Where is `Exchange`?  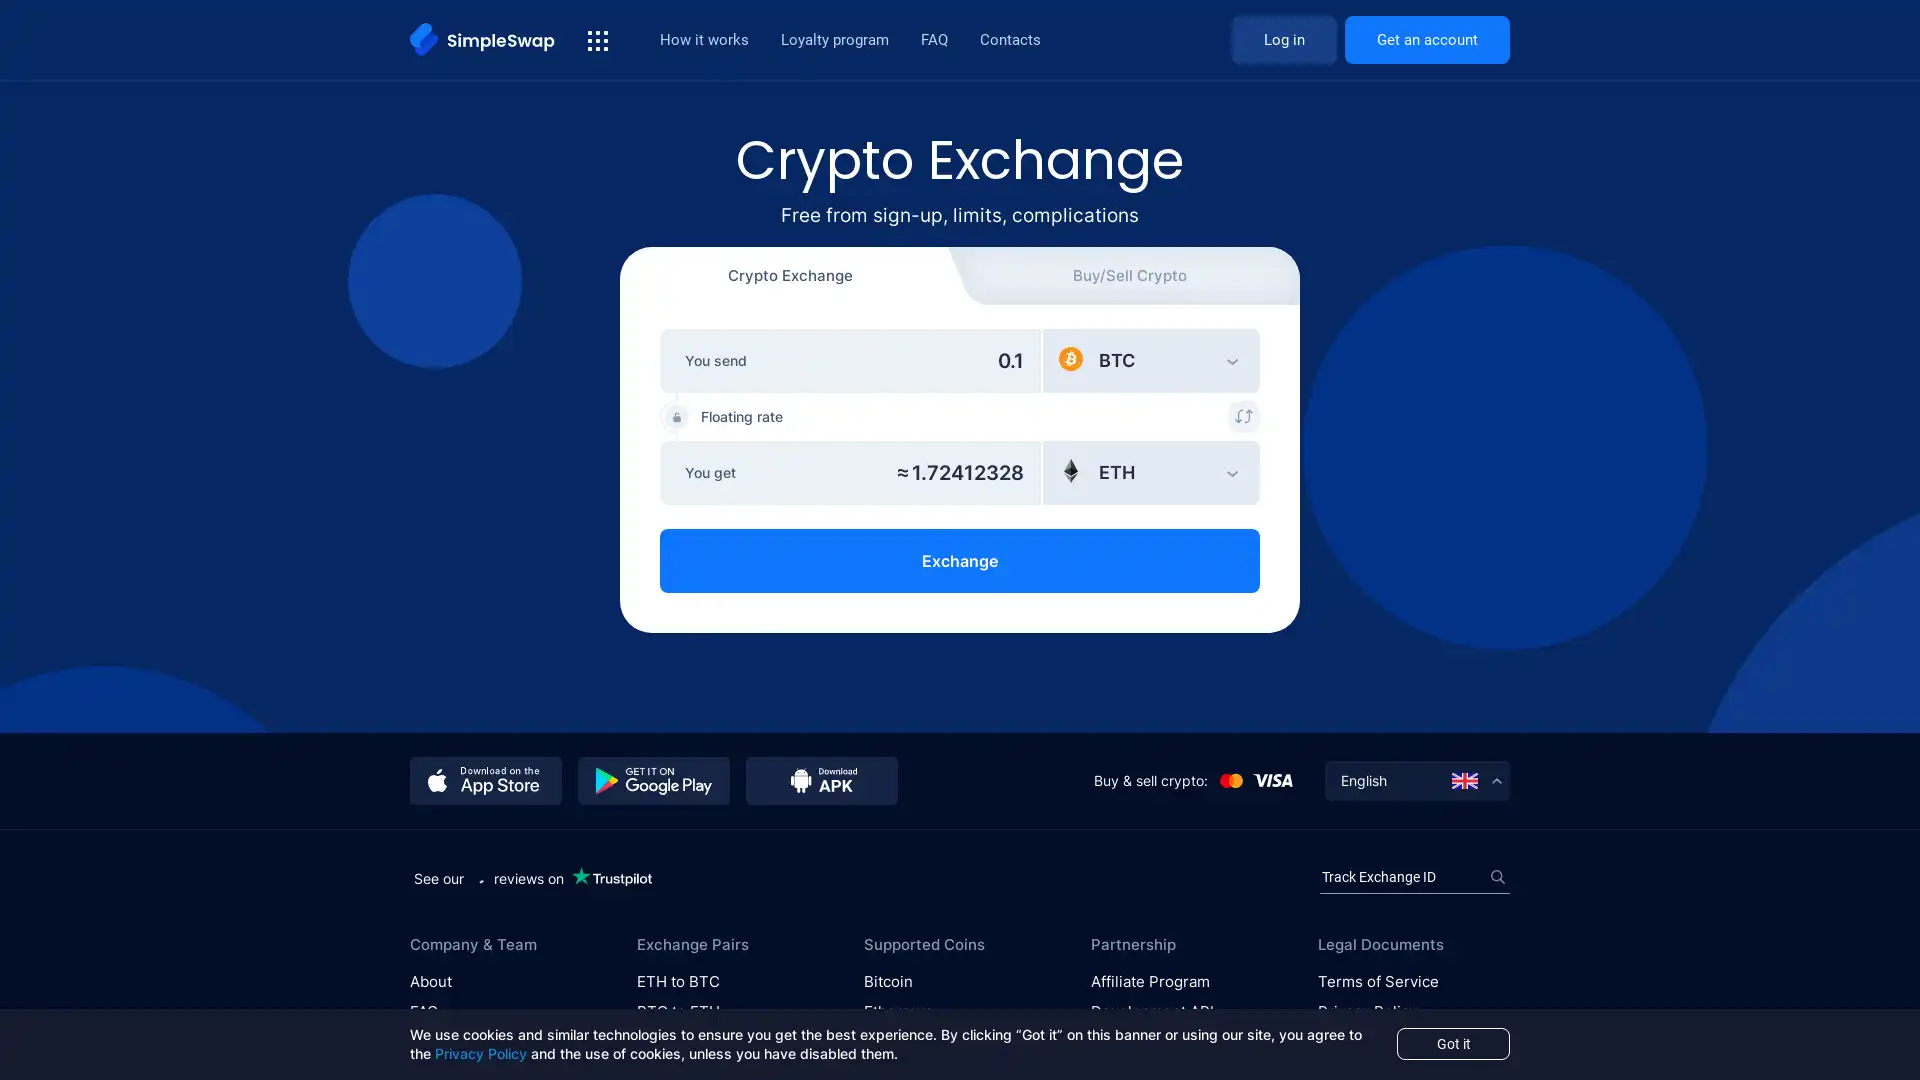 Exchange is located at coordinates (960, 559).